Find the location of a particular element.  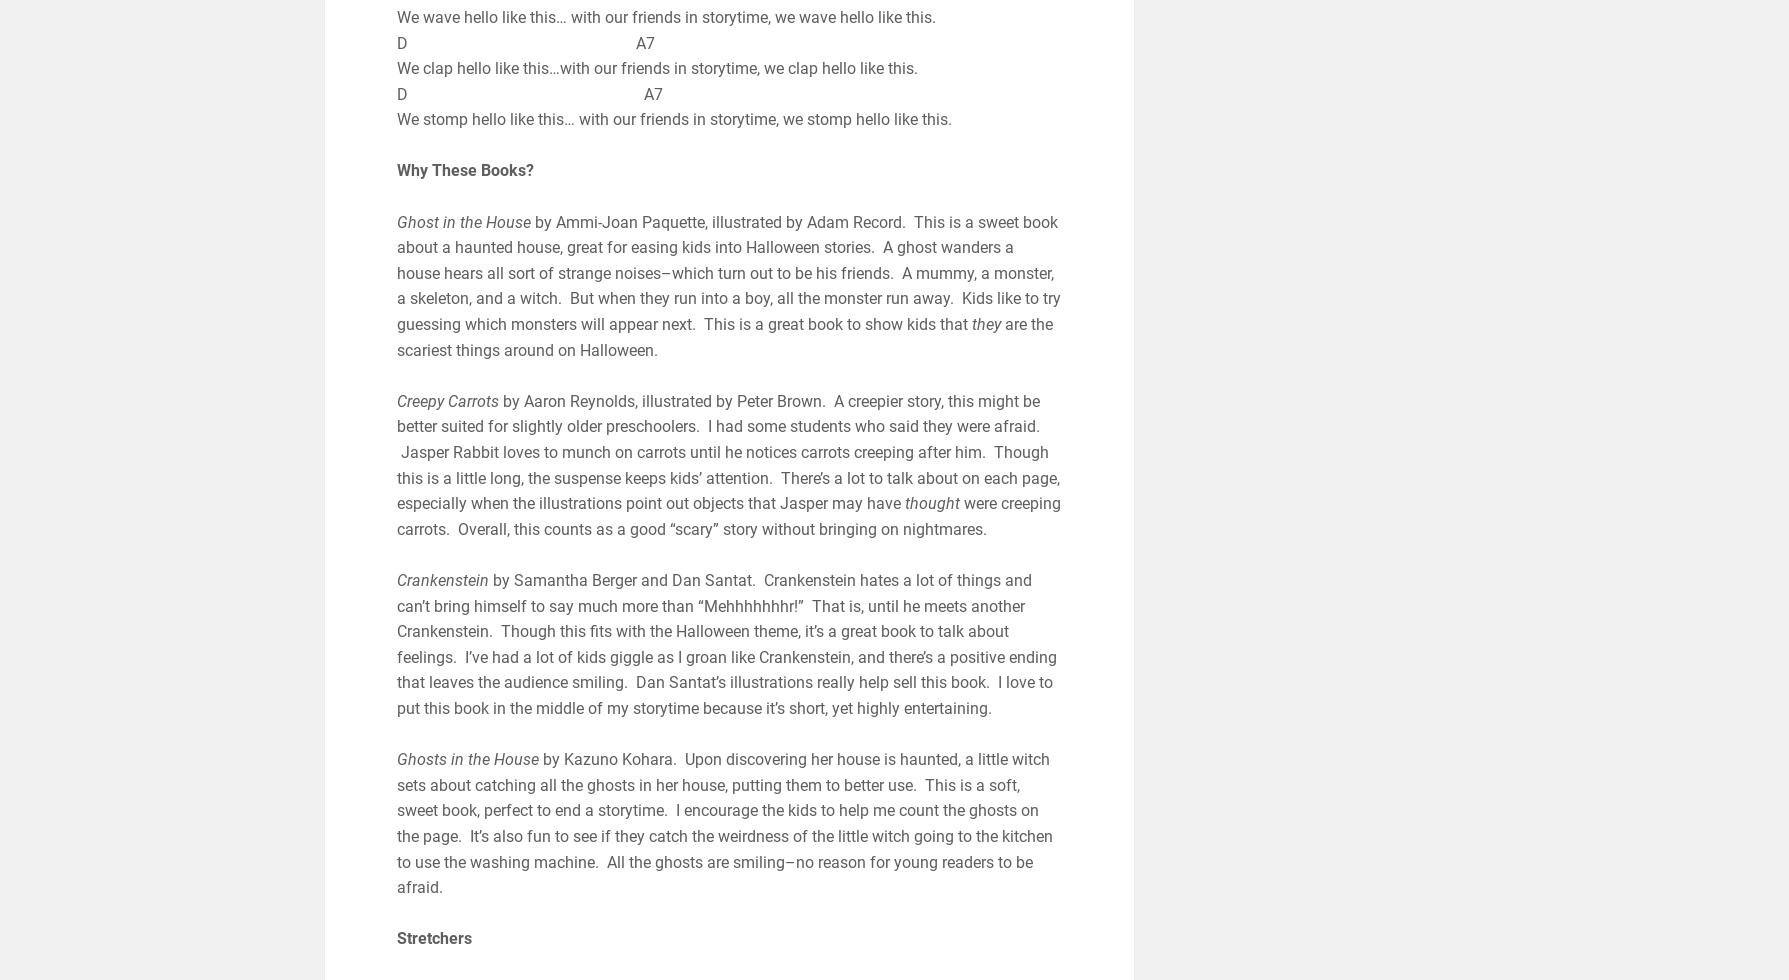

'Ghosts in the House' is located at coordinates (465, 759).